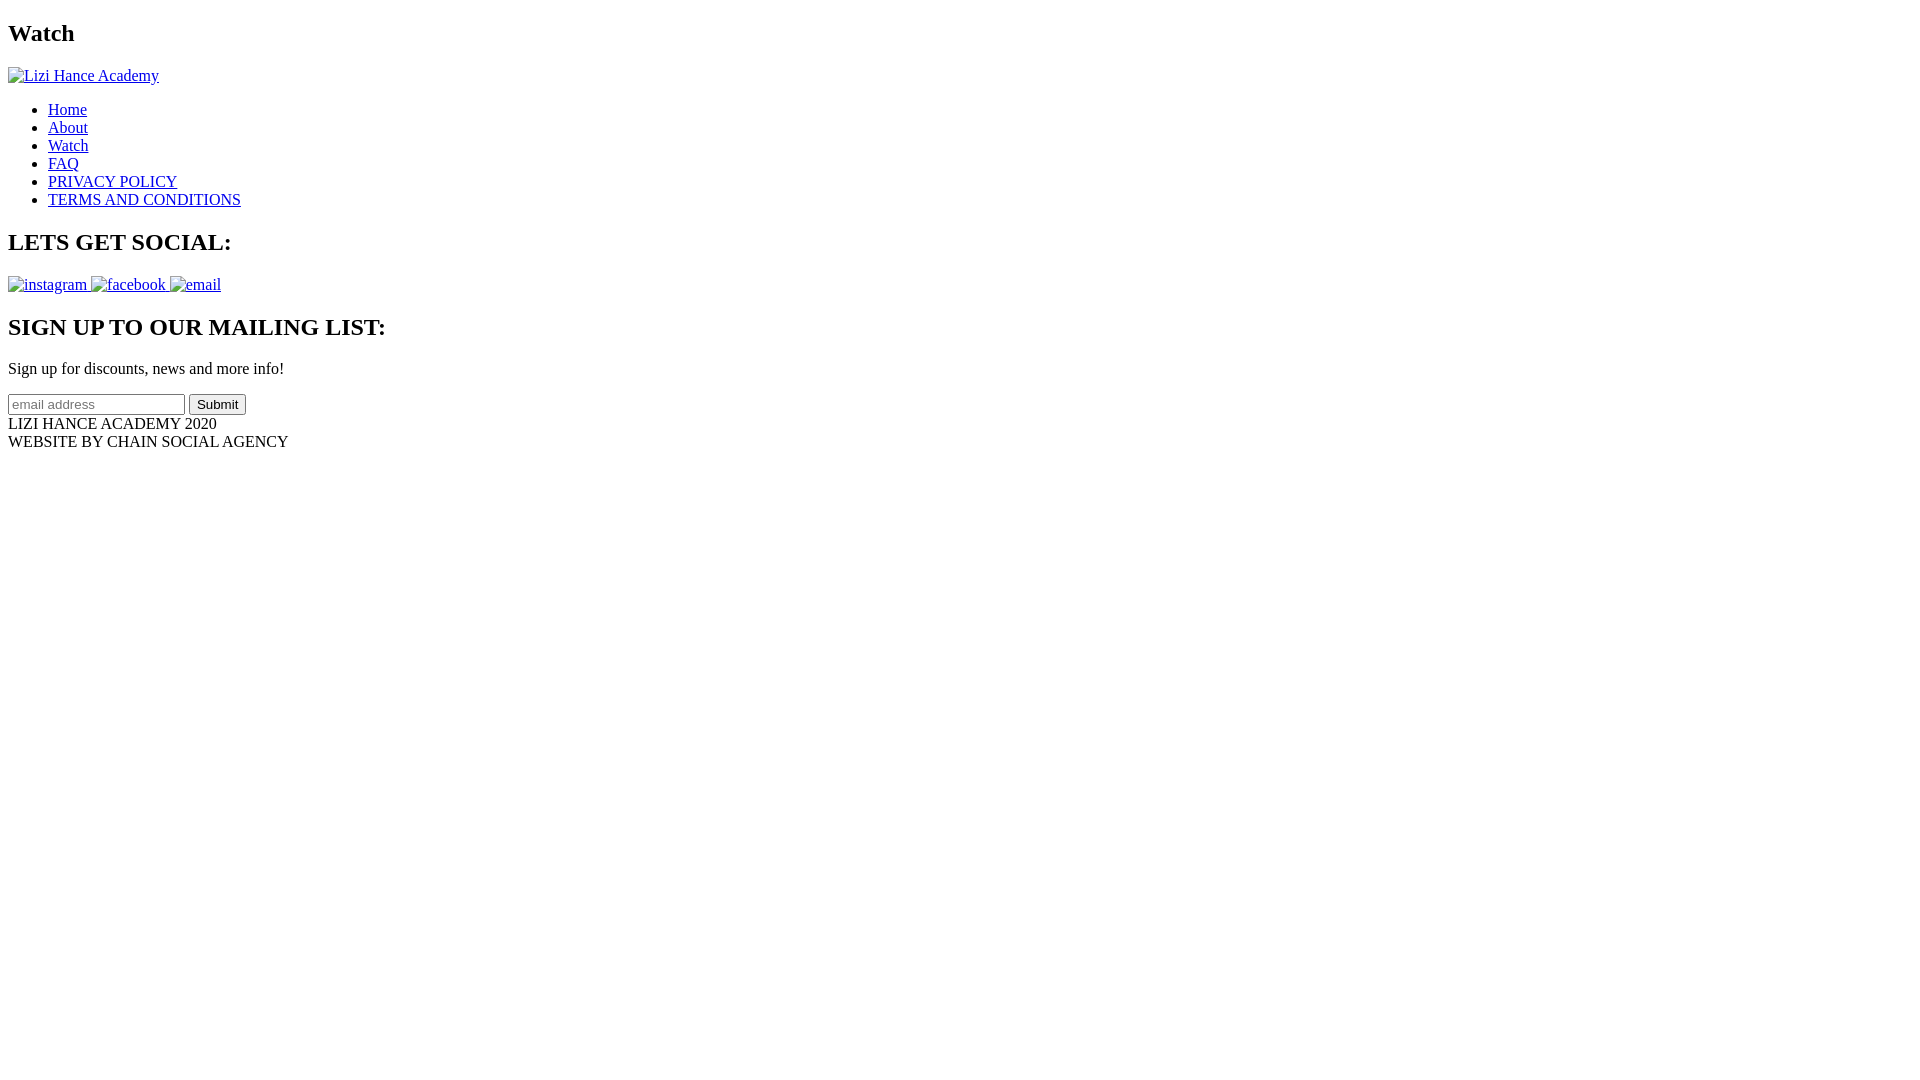  I want to click on 'Home', so click(48, 109).